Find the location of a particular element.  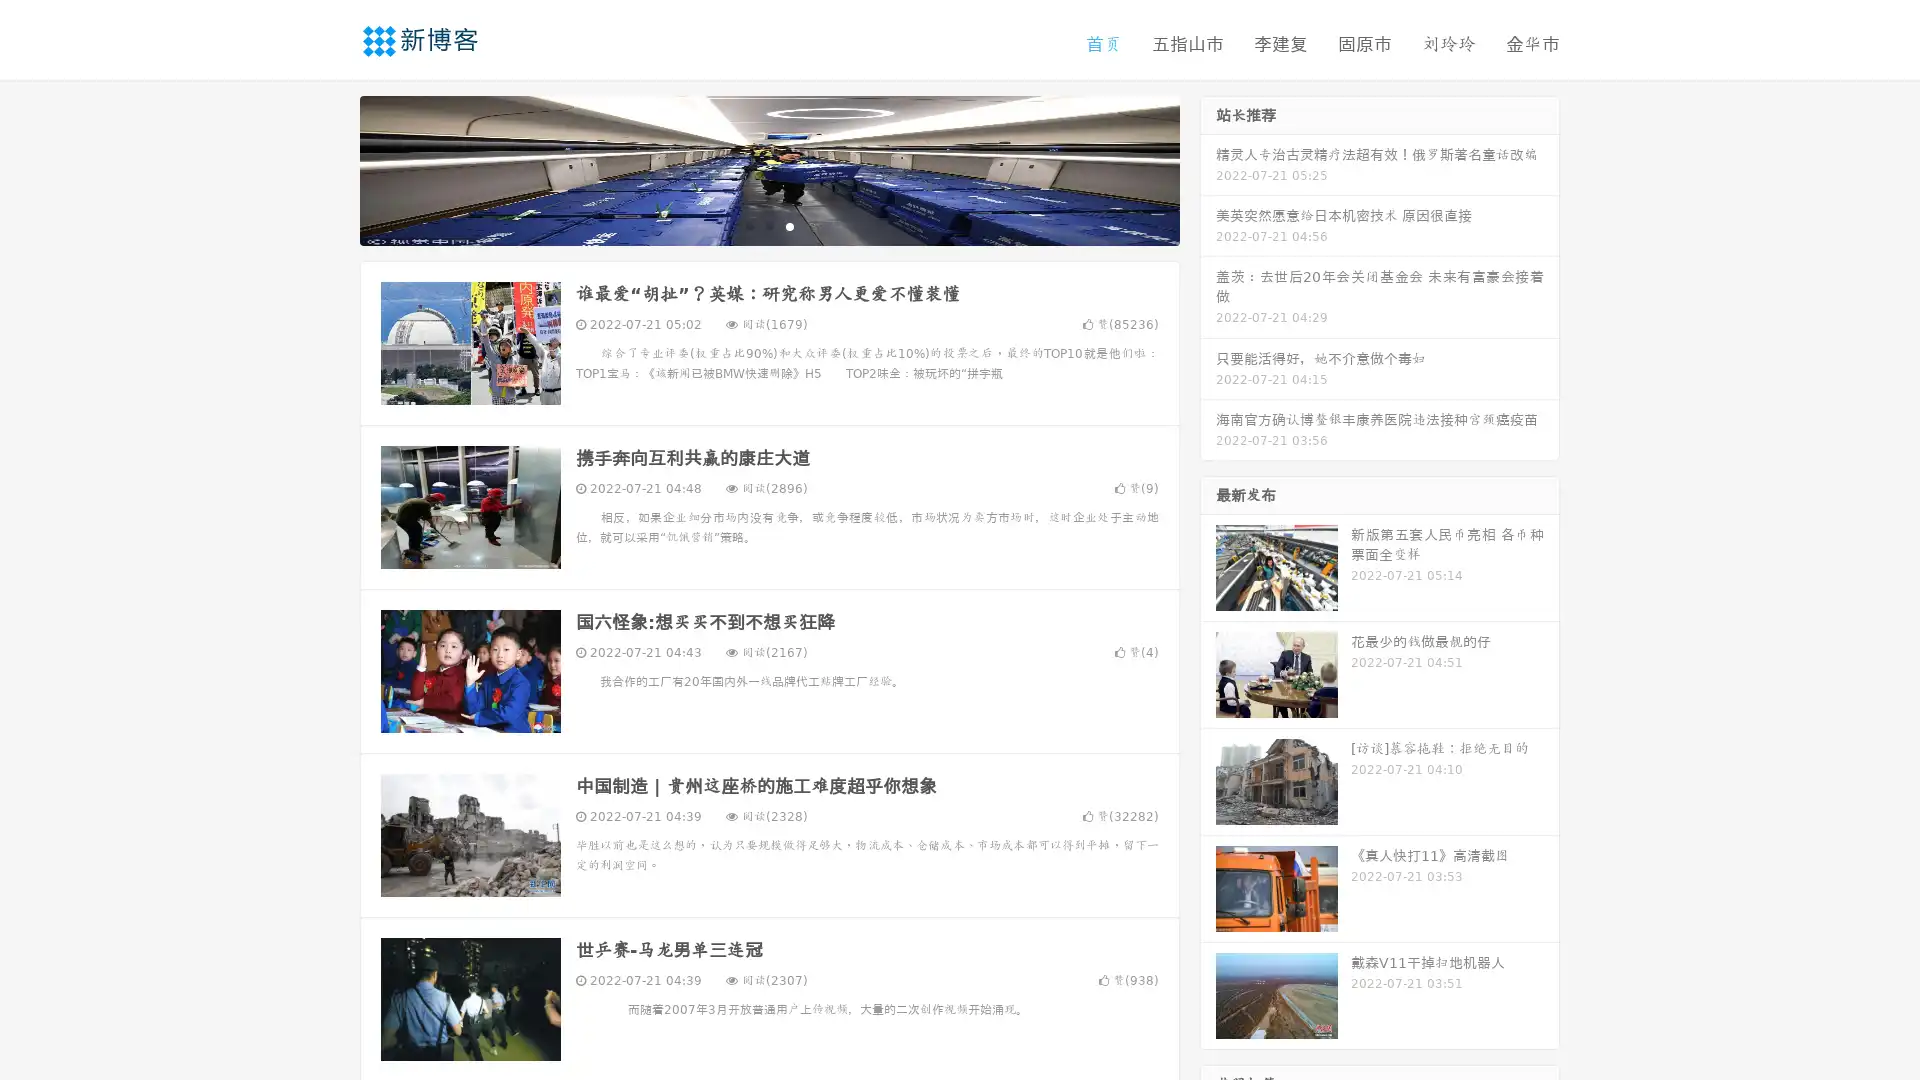

Next slide is located at coordinates (1208, 168).